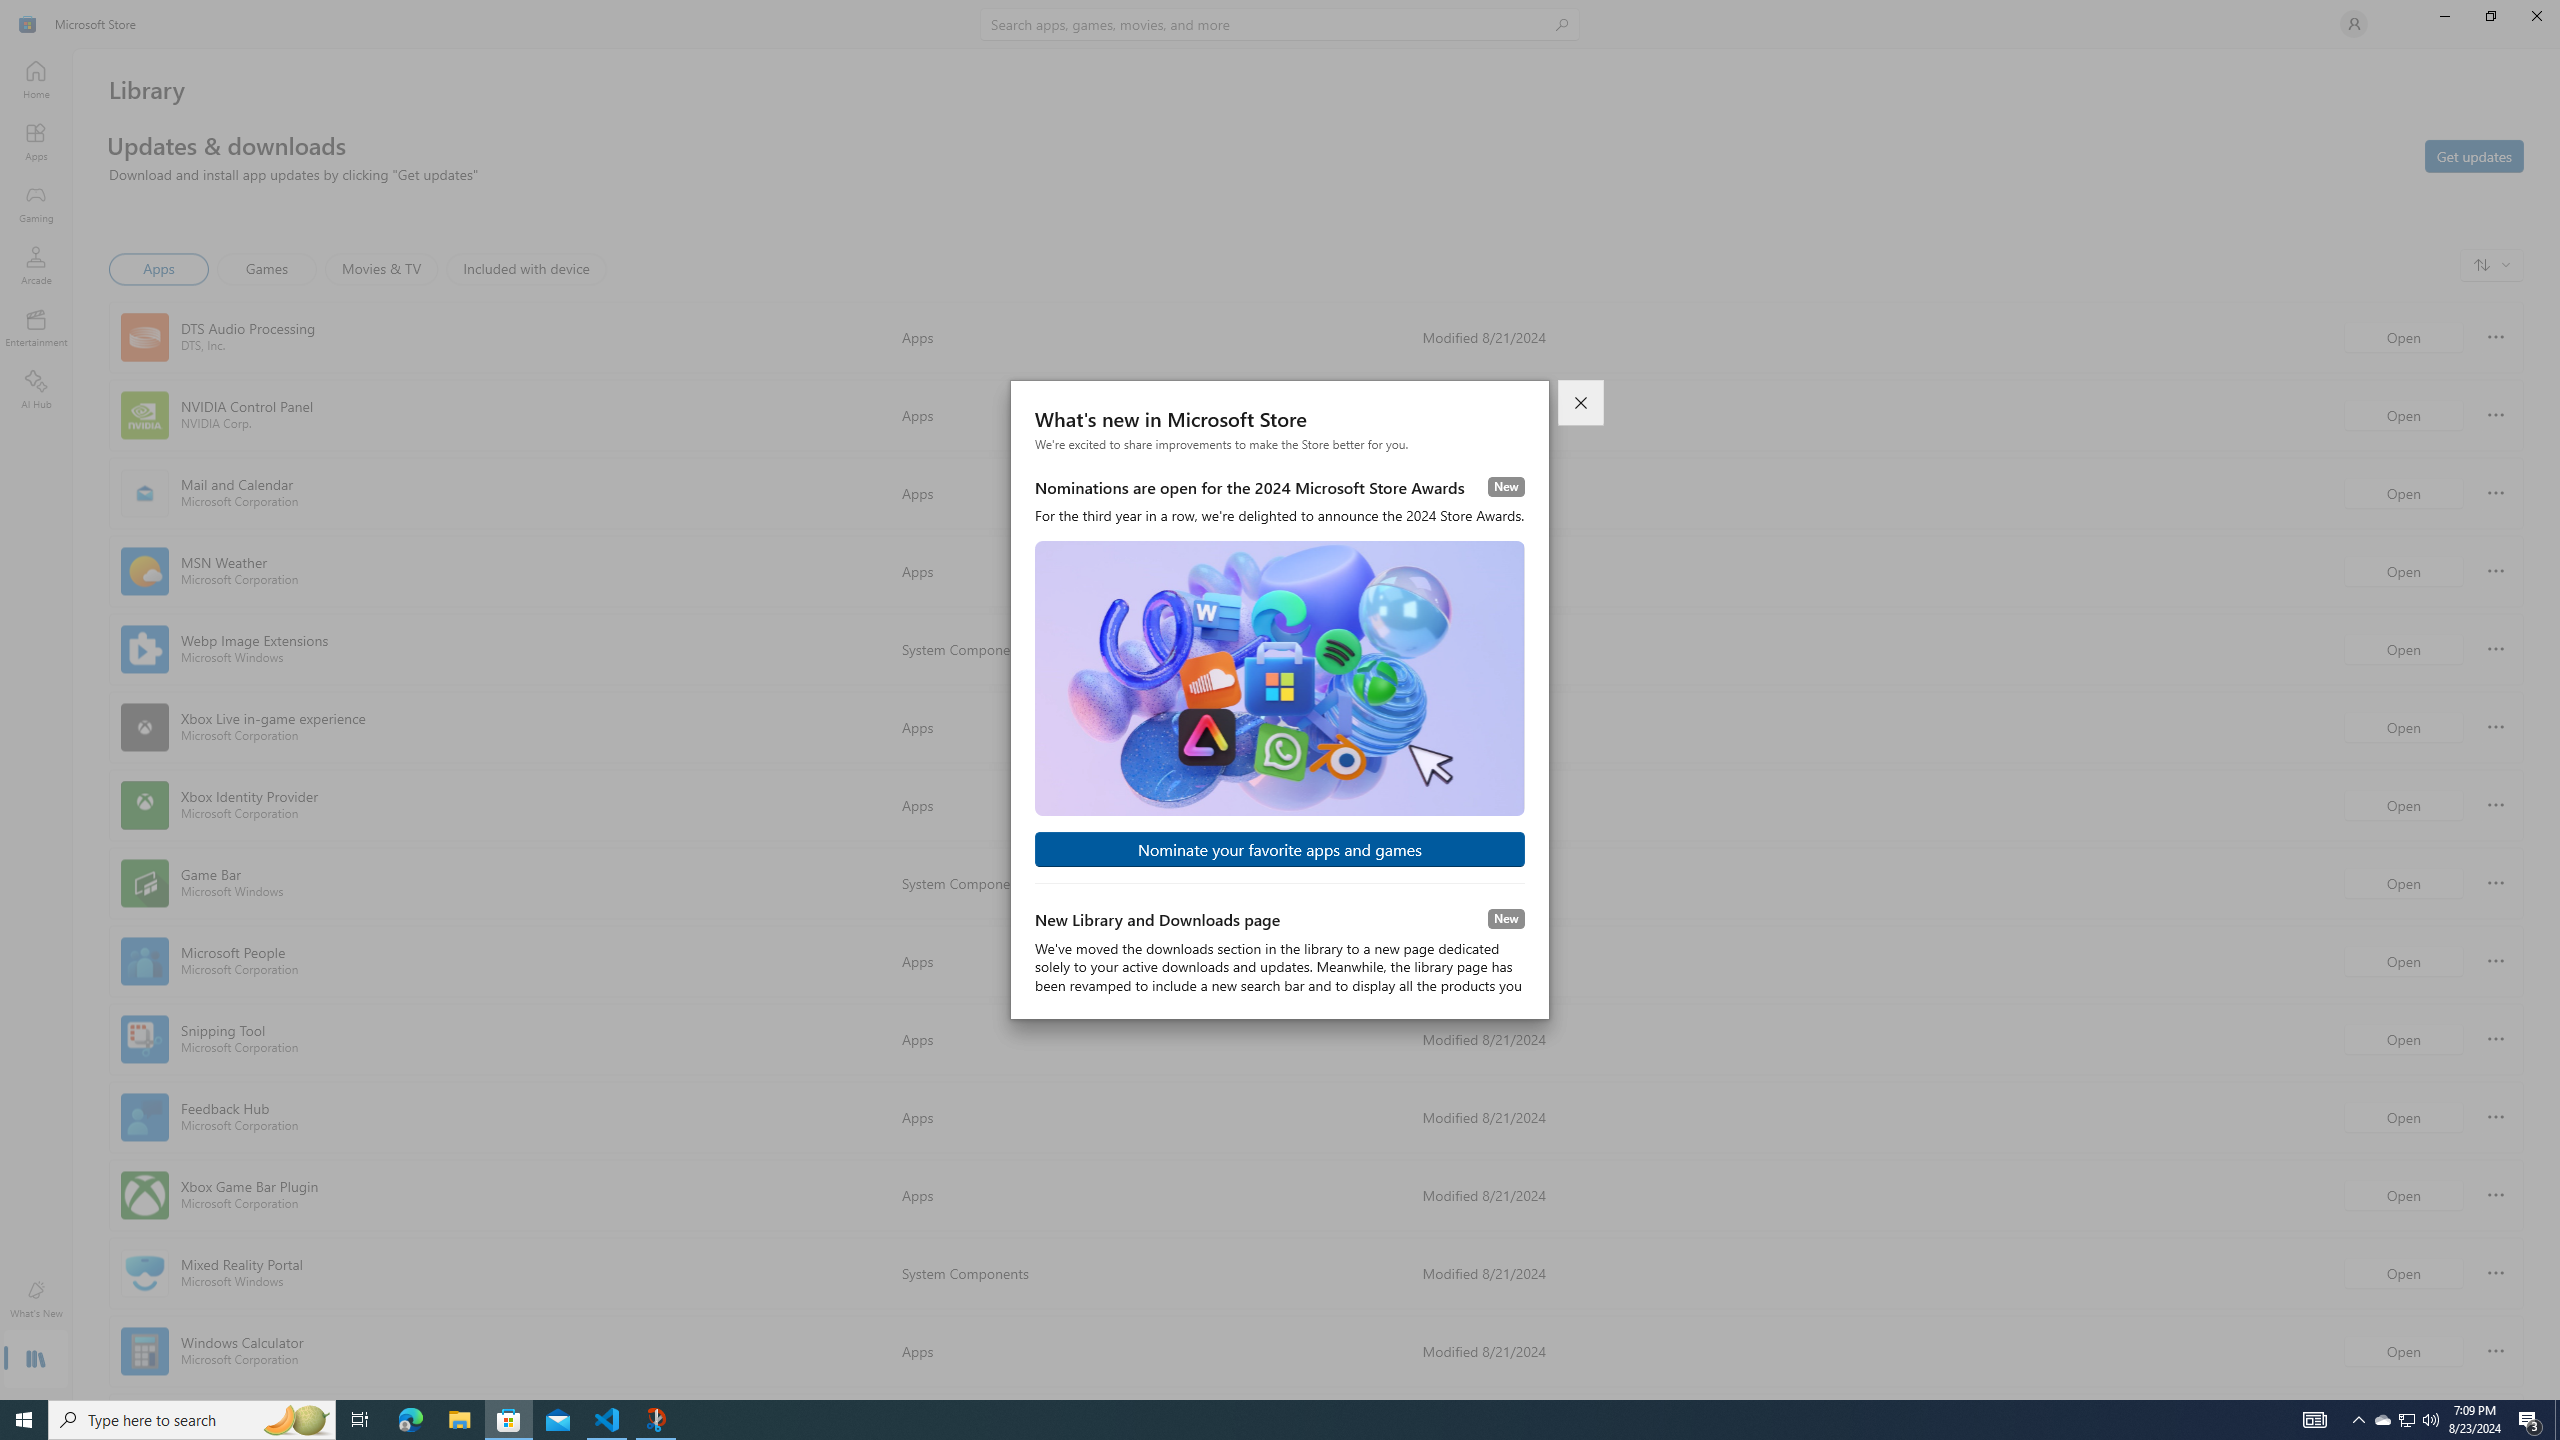 This screenshot has width=2560, height=1440. What do you see at coordinates (34, 1360) in the screenshot?
I see `'Library'` at bounding box center [34, 1360].